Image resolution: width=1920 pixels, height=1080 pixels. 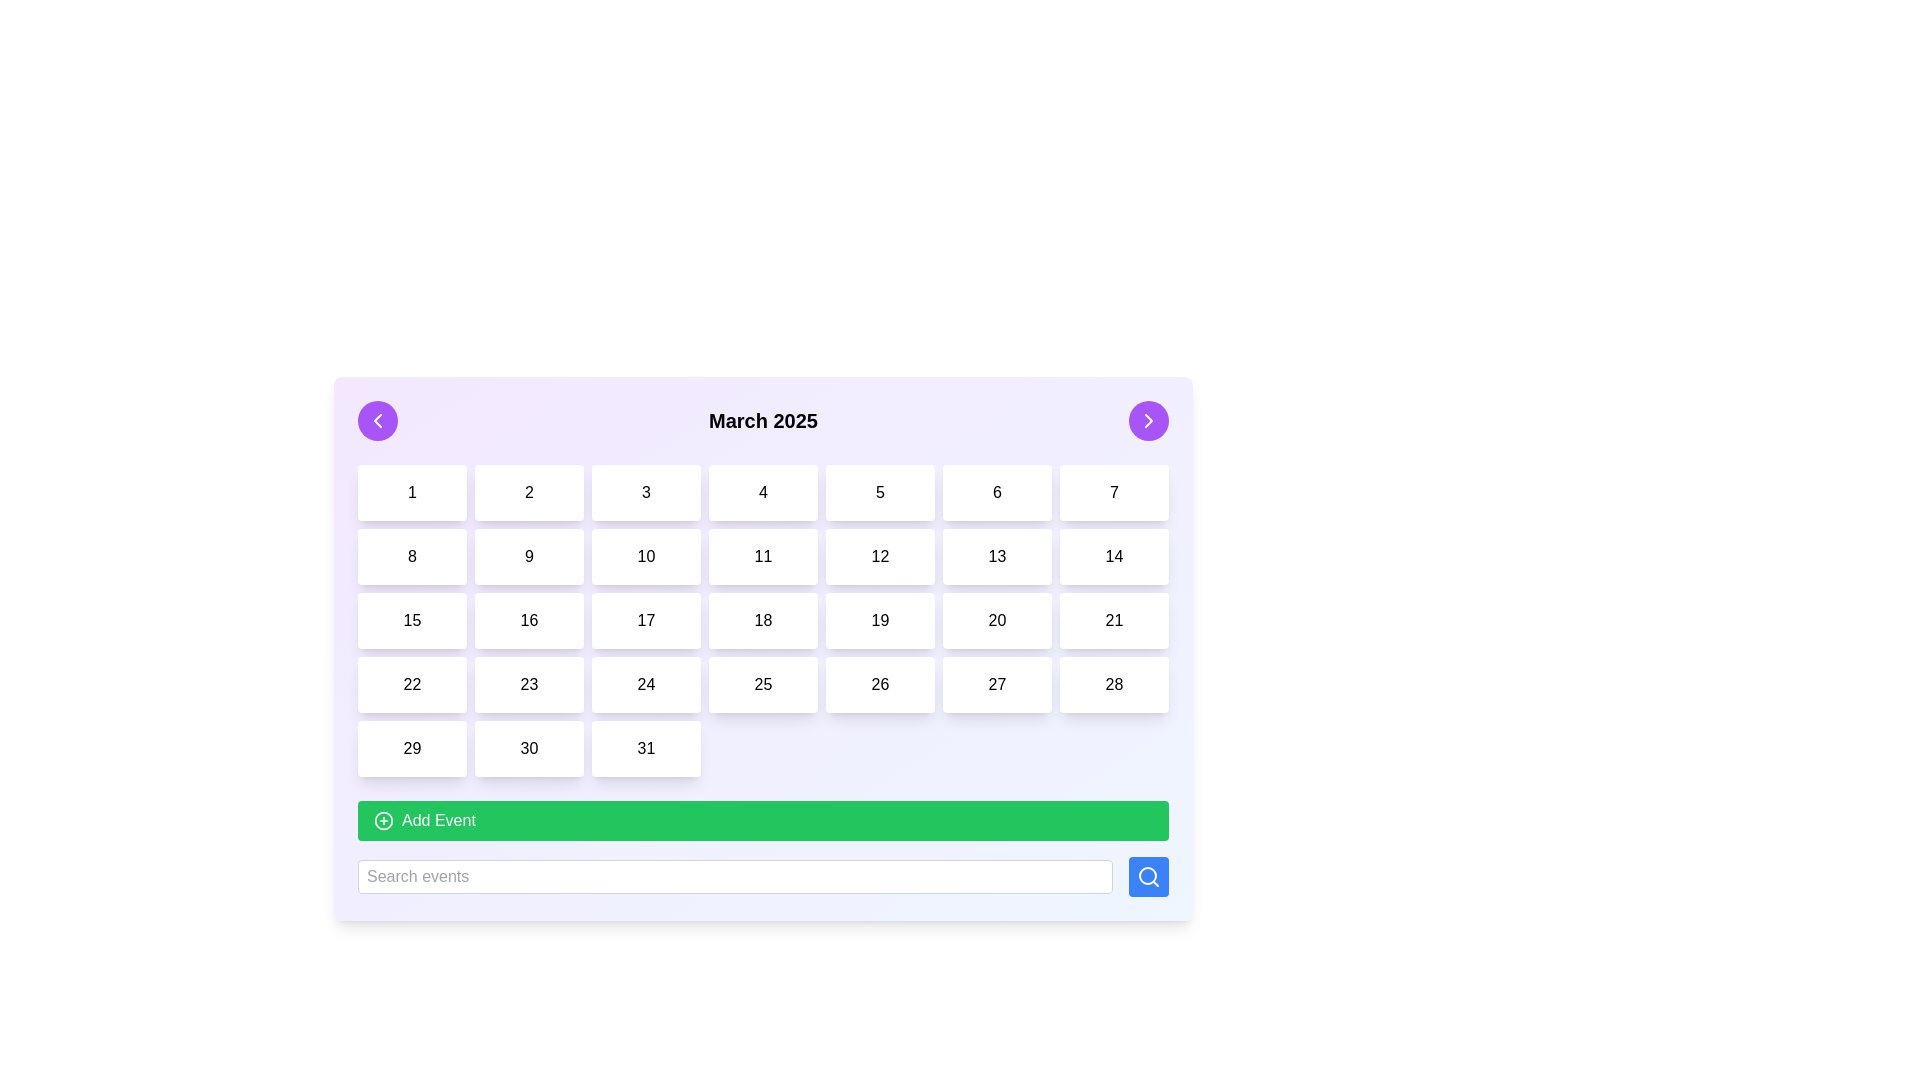 I want to click on the static informational text element displaying the number '26' in the calendar grid layout, which is positioned on the fourth row and fifth column, corresponding to March 26, 2025, so click(x=880, y=684).